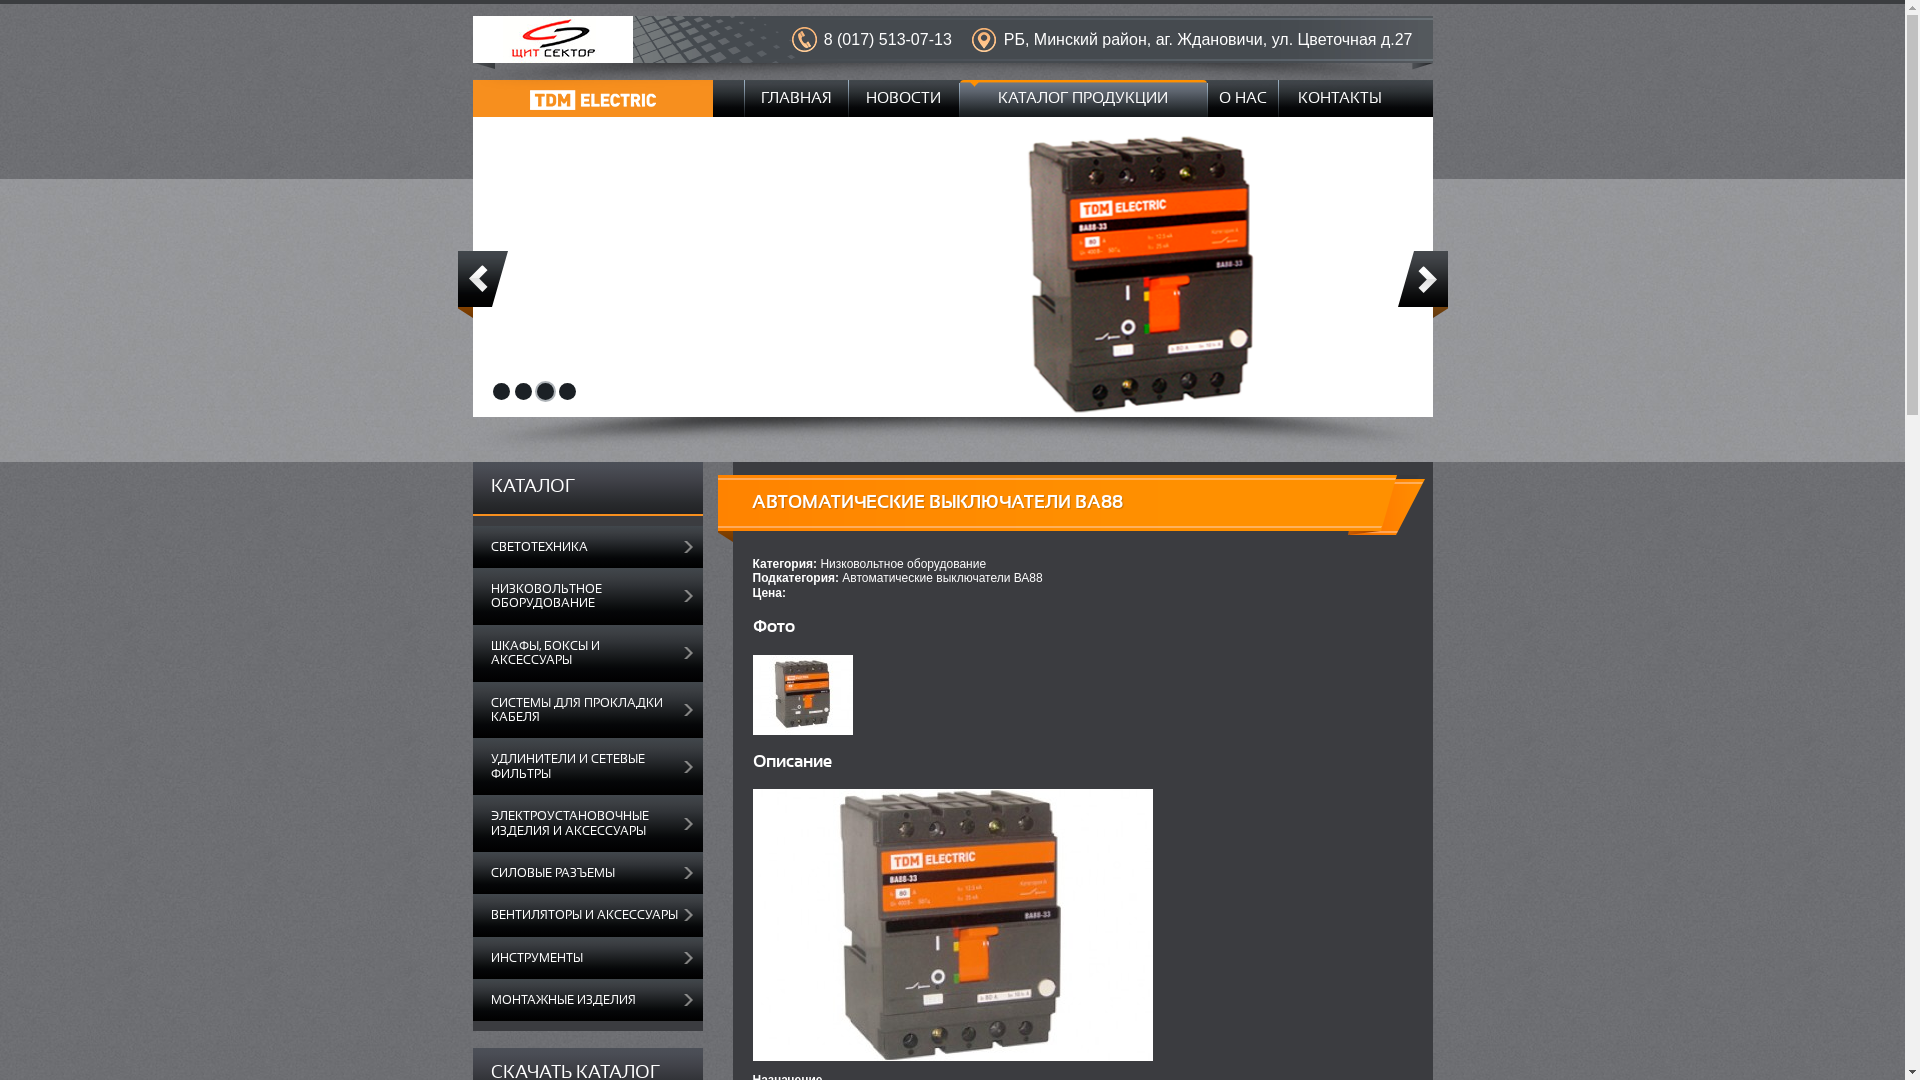  Describe the element at coordinates (1421, 284) in the screenshot. I see `'Next'` at that location.